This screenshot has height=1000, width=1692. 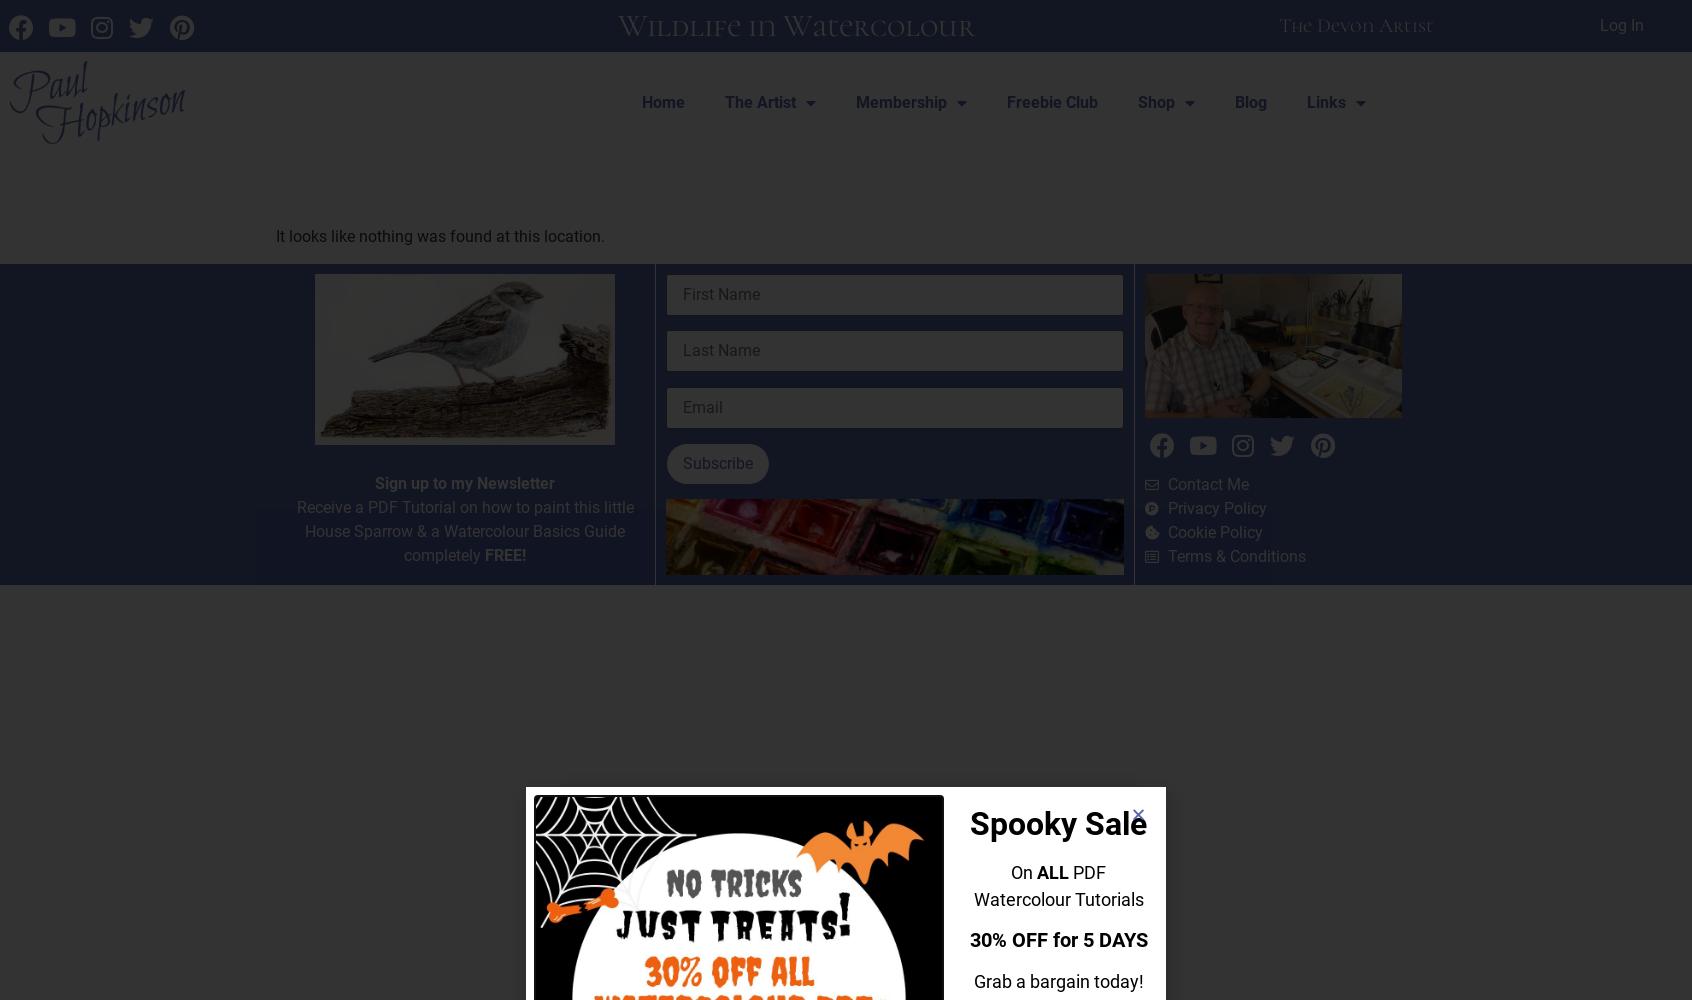 I want to click on 'The page can’t be found.', so click(x=495, y=184).